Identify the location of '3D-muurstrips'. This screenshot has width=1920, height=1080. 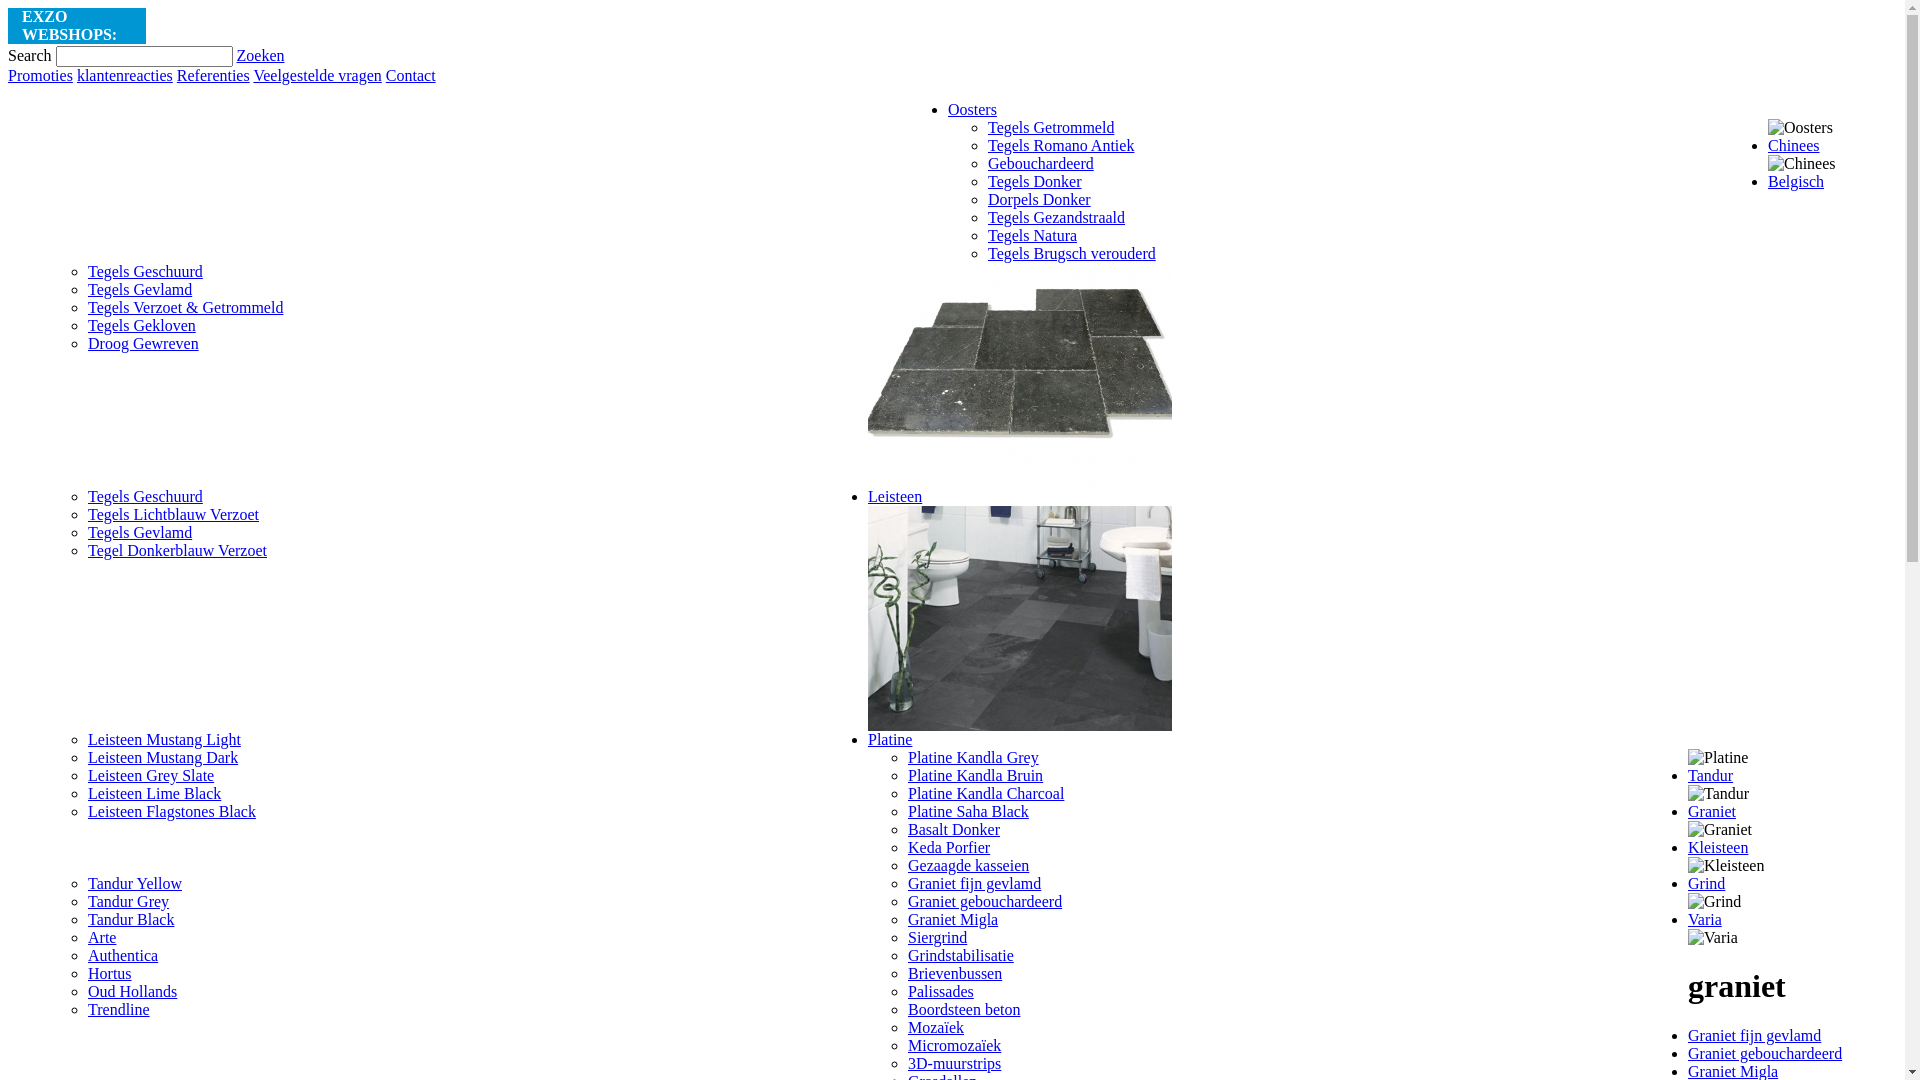
(953, 1062).